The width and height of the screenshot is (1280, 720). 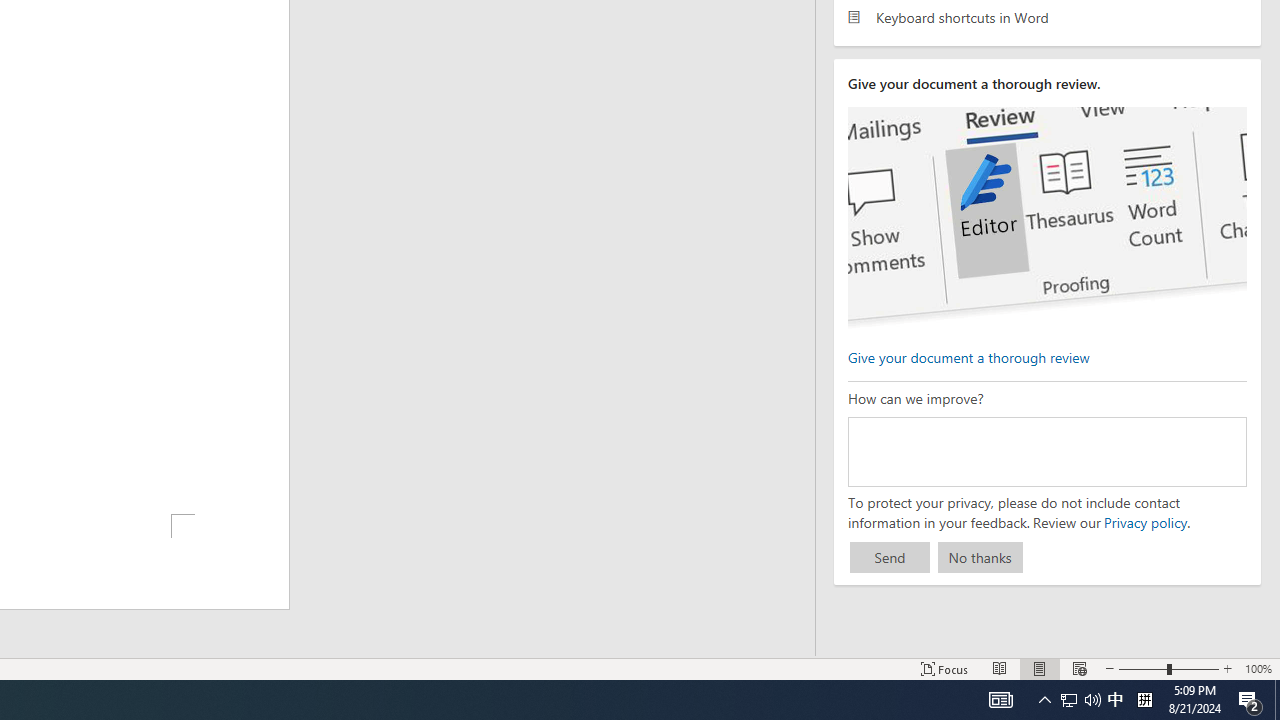 I want to click on 'Keyboard shortcuts in Word', so click(x=1046, y=17).